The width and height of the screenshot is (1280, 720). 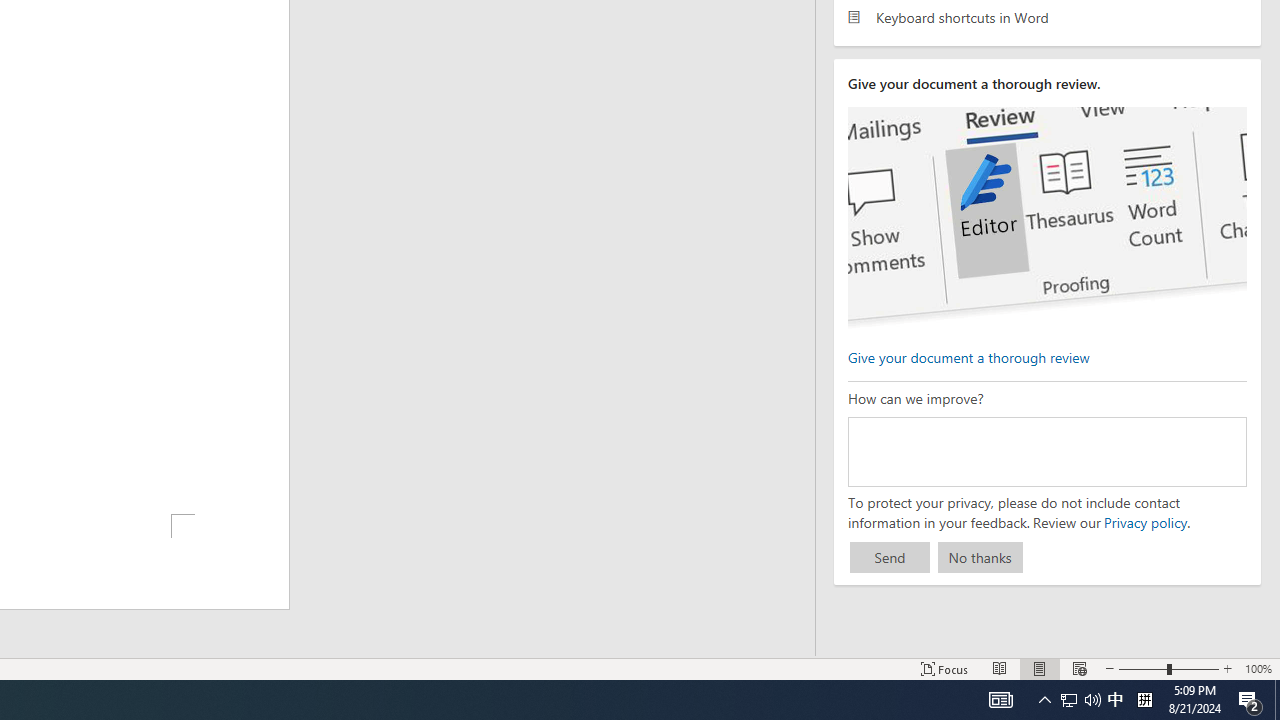 I want to click on 'Keyboard shortcuts in Word', so click(x=1046, y=17).